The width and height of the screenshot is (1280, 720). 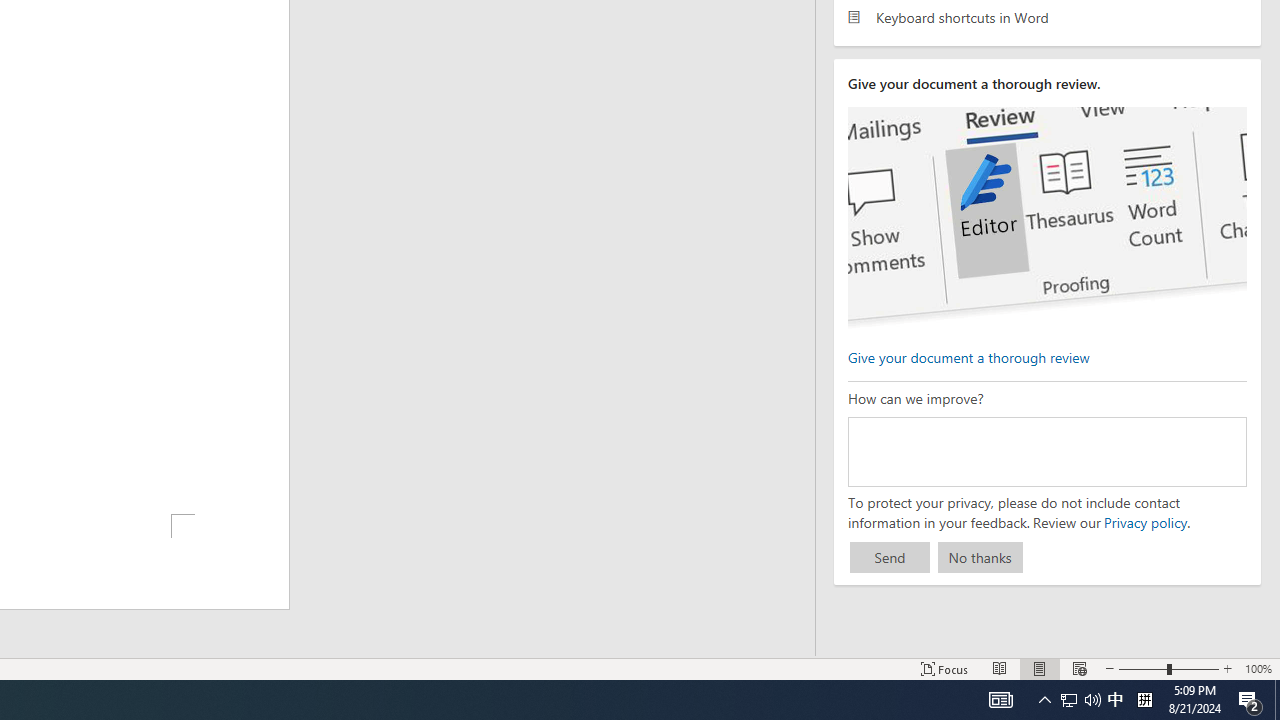 I want to click on 'Keyboard shortcuts in Word', so click(x=1046, y=17).